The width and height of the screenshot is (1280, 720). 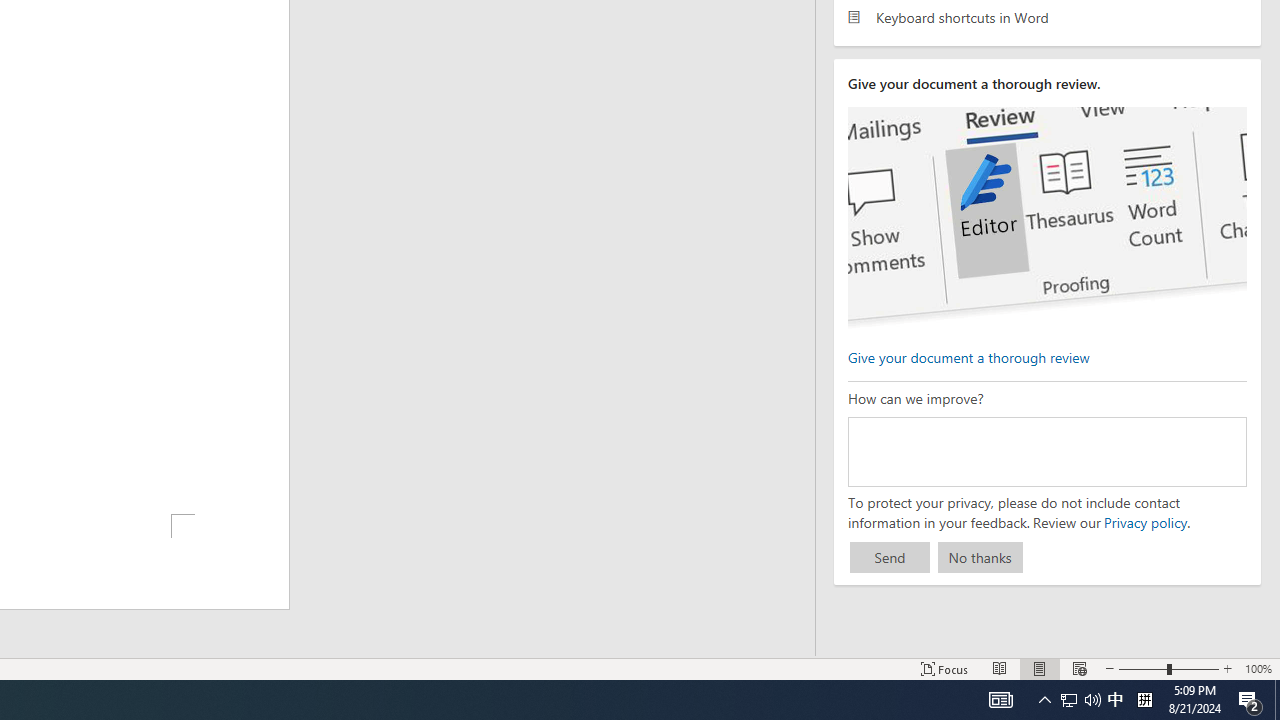 I want to click on 'Keyboard shortcuts in Word', so click(x=1046, y=17).